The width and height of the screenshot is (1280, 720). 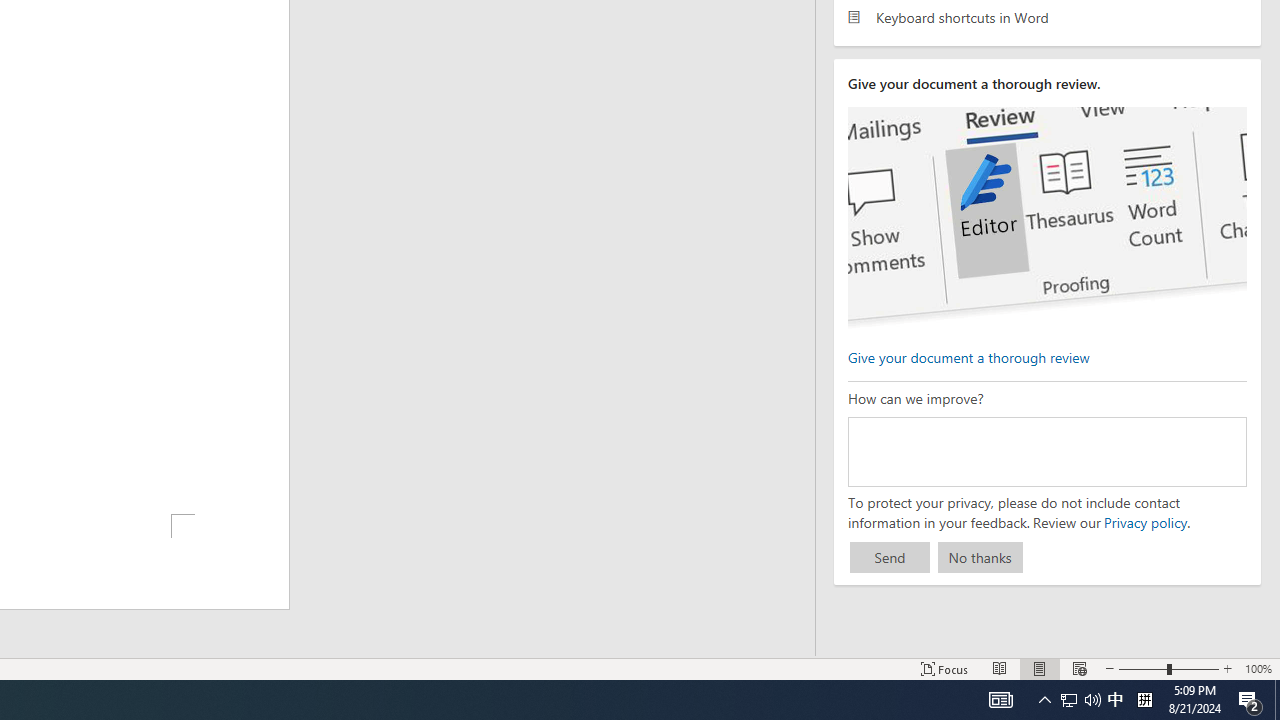 I want to click on 'Keyboard shortcuts in Word', so click(x=1046, y=17).